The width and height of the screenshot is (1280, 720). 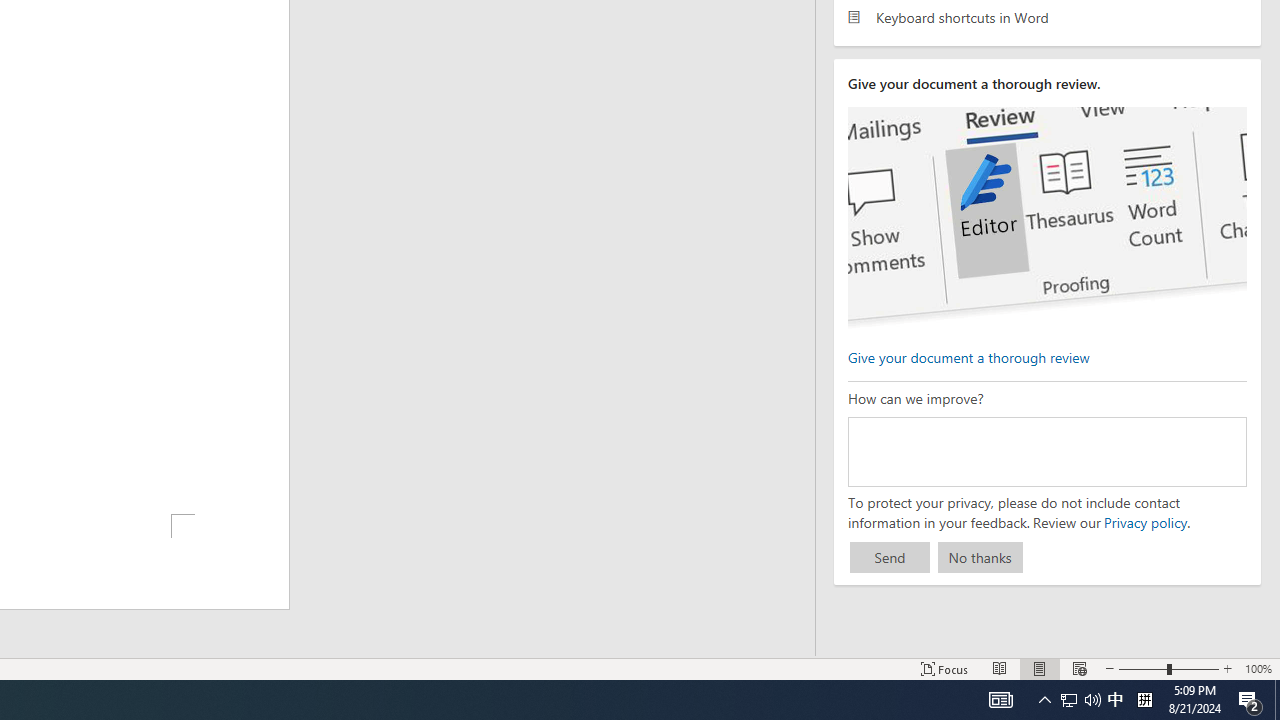 I want to click on 'Keyboard shortcuts in Word', so click(x=1046, y=17).